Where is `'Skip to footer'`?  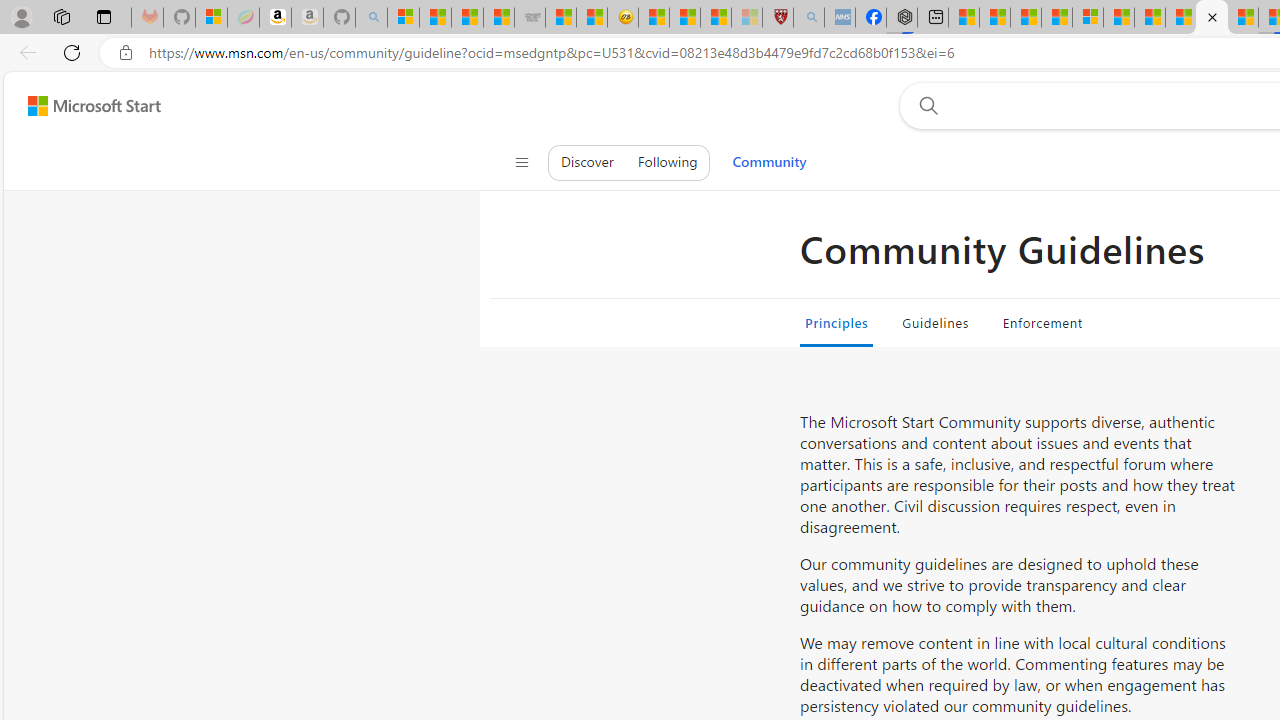
'Skip to footer' is located at coordinates (81, 105).